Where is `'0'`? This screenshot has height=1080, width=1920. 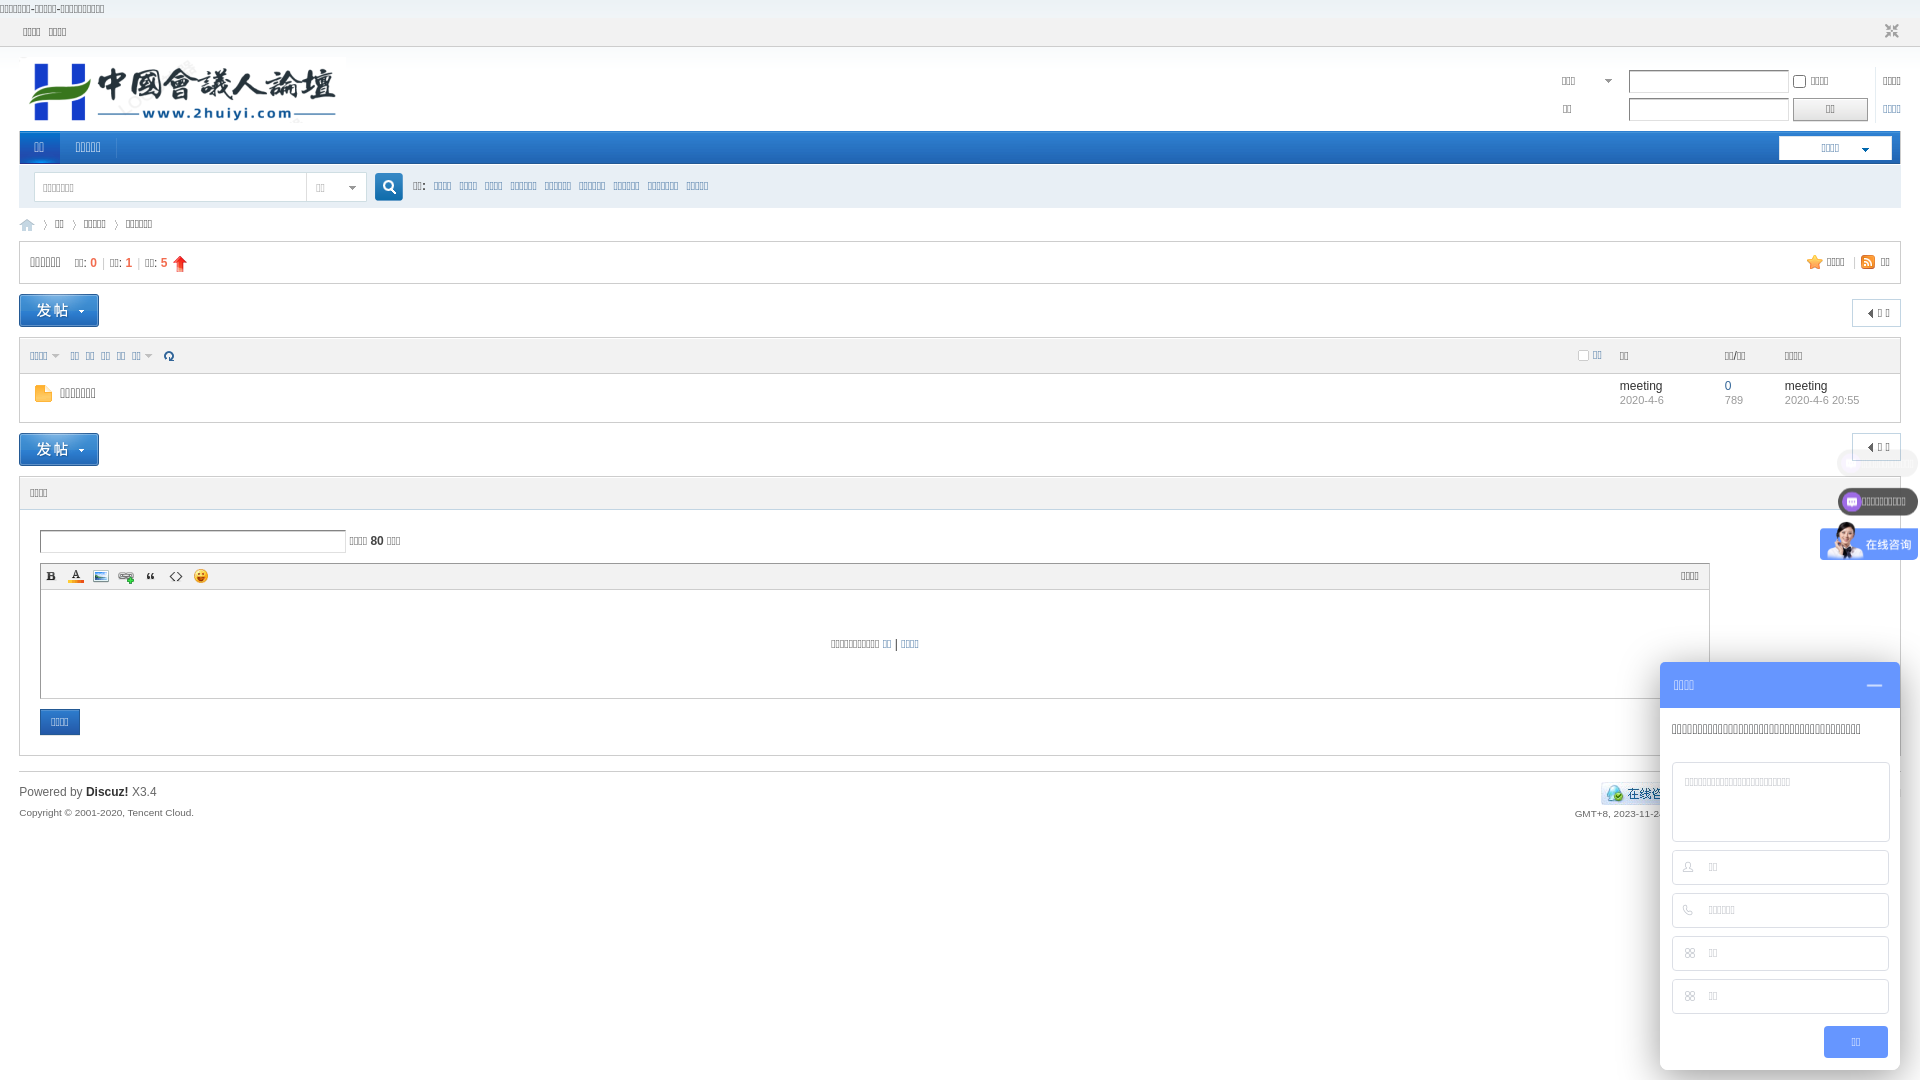 '0' is located at coordinates (1727, 385).